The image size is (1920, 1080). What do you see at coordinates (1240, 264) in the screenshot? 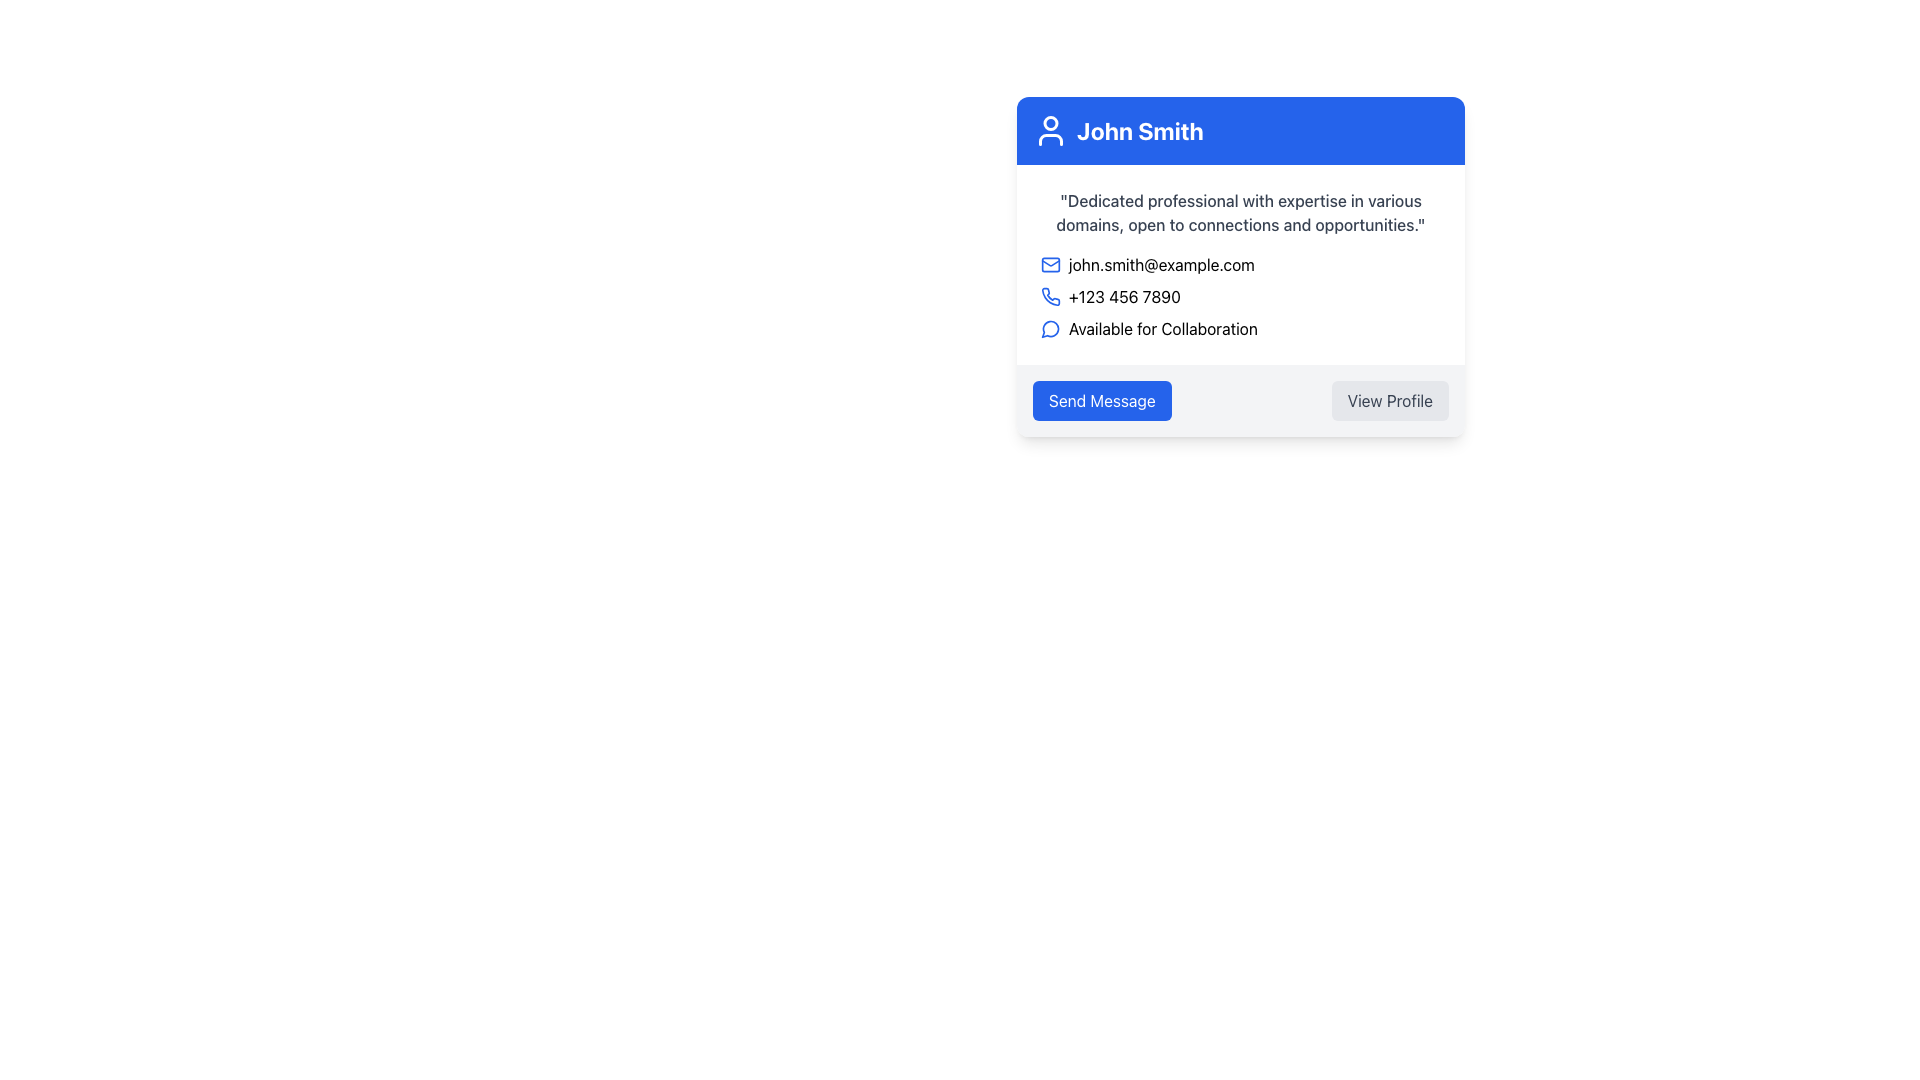
I see `the text field containing the email address 'john.smith@example.com' to copy the email address` at bounding box center [1240, 264].